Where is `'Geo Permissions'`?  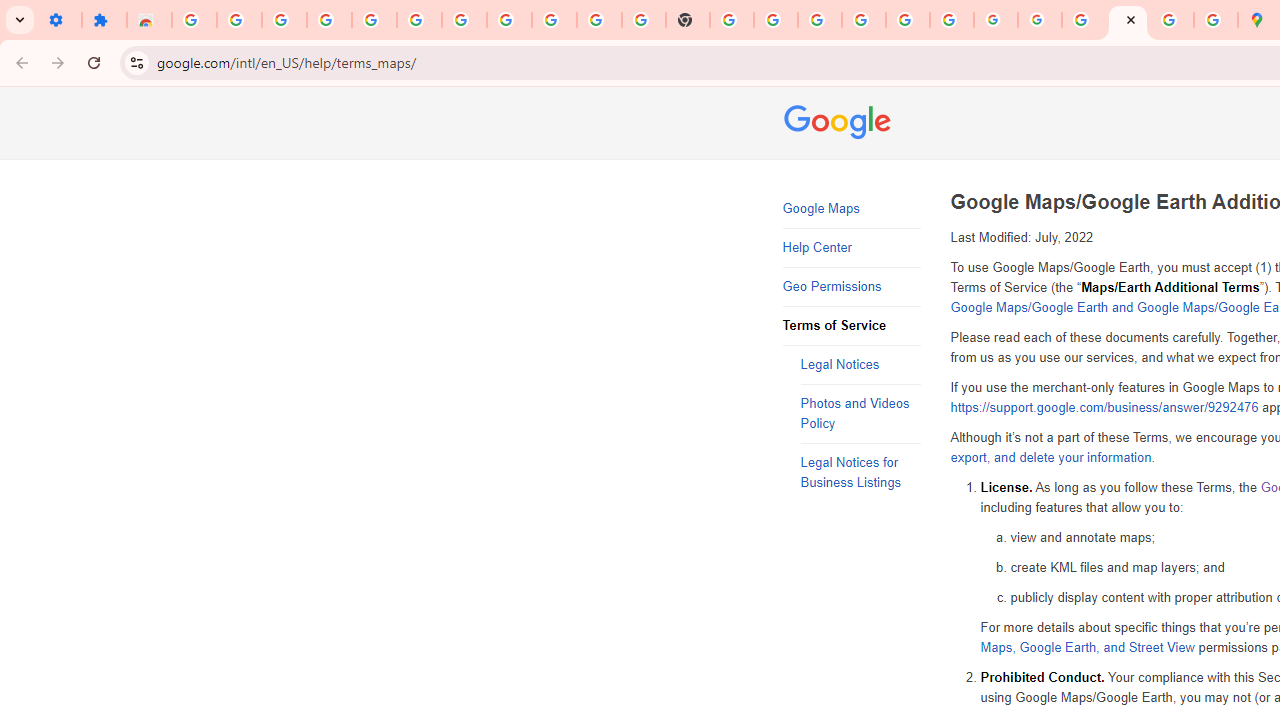
'Geo Permissions' is located at coordinates (851, 287).